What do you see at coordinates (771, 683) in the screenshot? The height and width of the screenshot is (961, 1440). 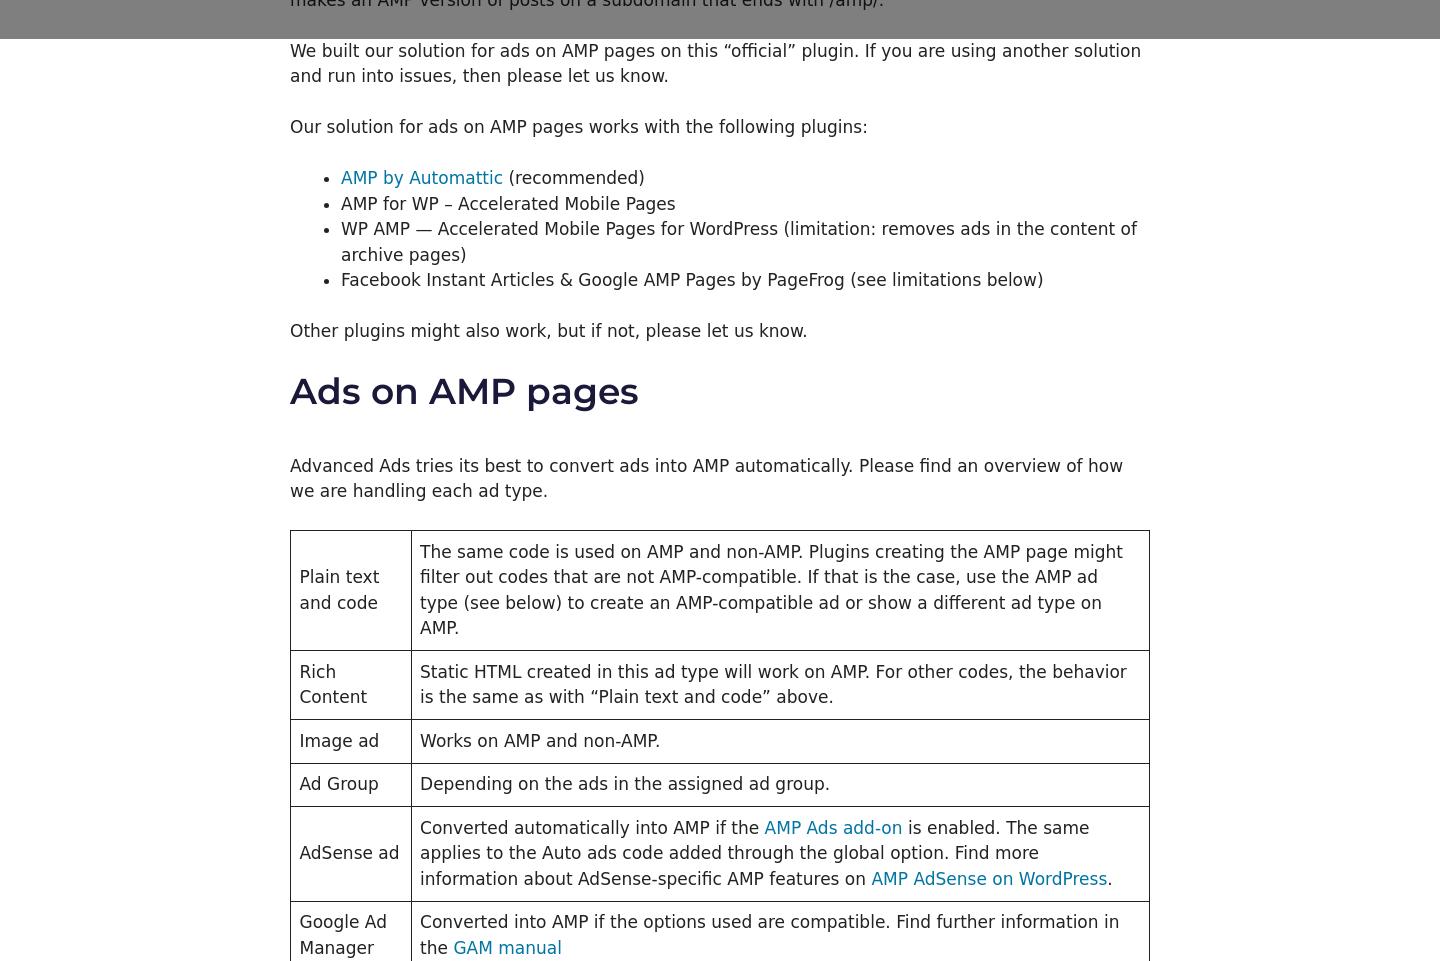 I see `'Static HTML created in this ad type will work on AMP. For other codes, the behavior is the same as with “Plain text and code” above.'` at bounding box center [771, 683].